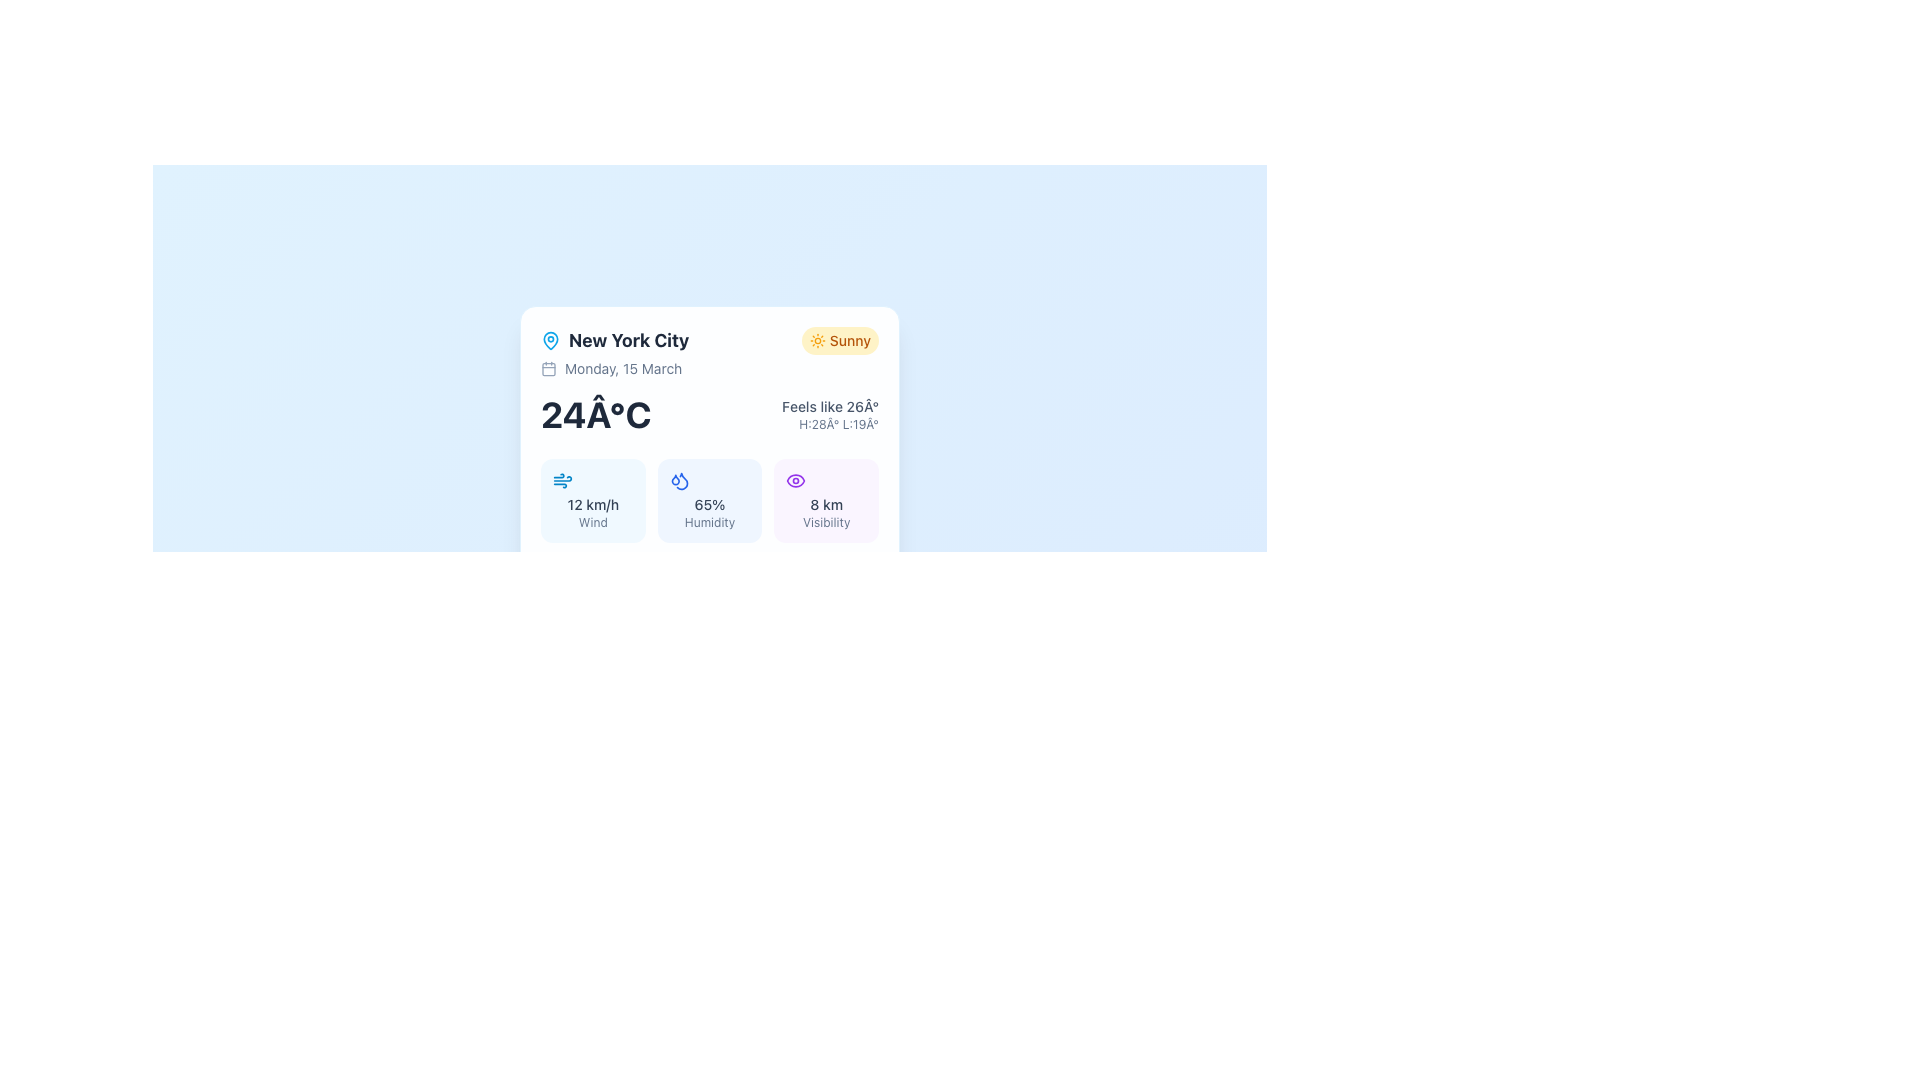 The height and width of the screenshot is (1080, 1920). Describe the element at coordinates (826, 522) in the screenshot. I see `text content of the Text label positioned below the '8 km' value in the lower-right section of the weather information interface` at that location.